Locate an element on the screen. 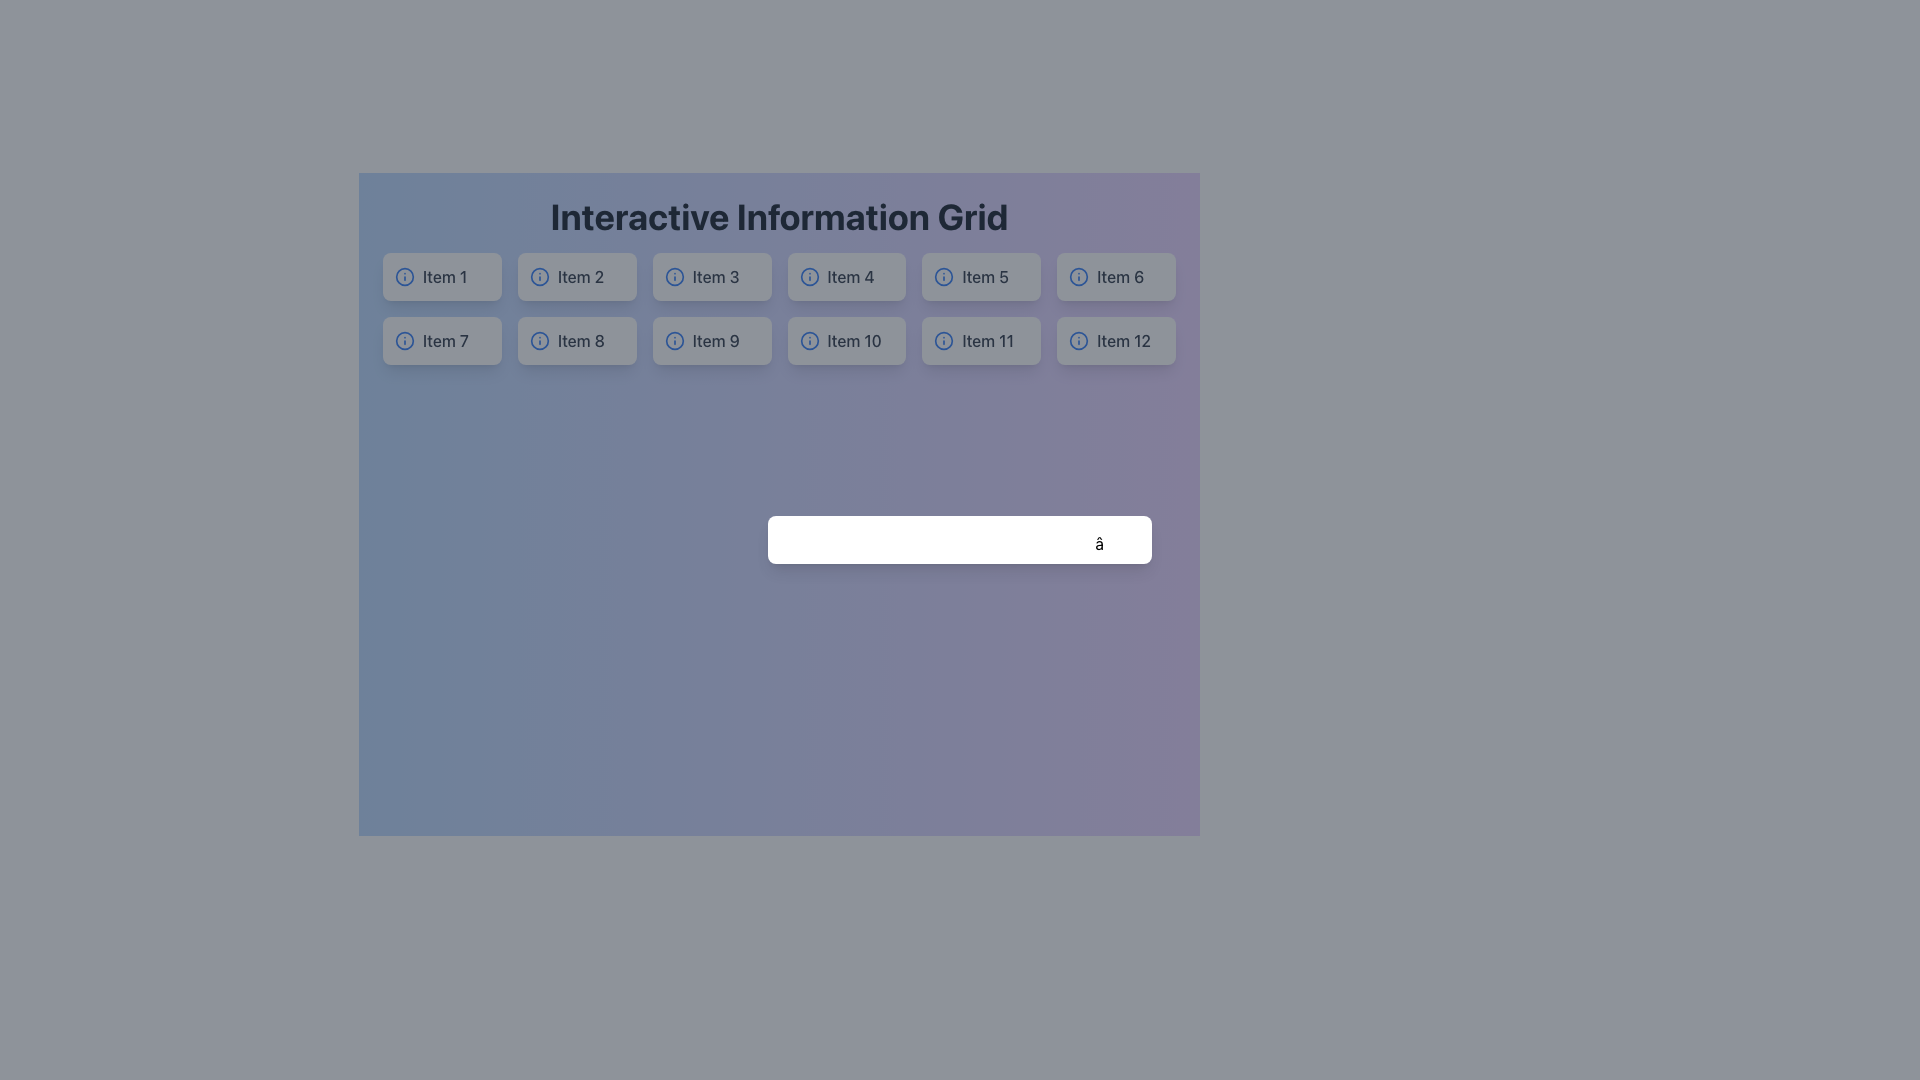  the circular blue outlined icon with an embedded information (i) symbol located to the left of the text label 'Item 7' is located at coordinates (403, 339).